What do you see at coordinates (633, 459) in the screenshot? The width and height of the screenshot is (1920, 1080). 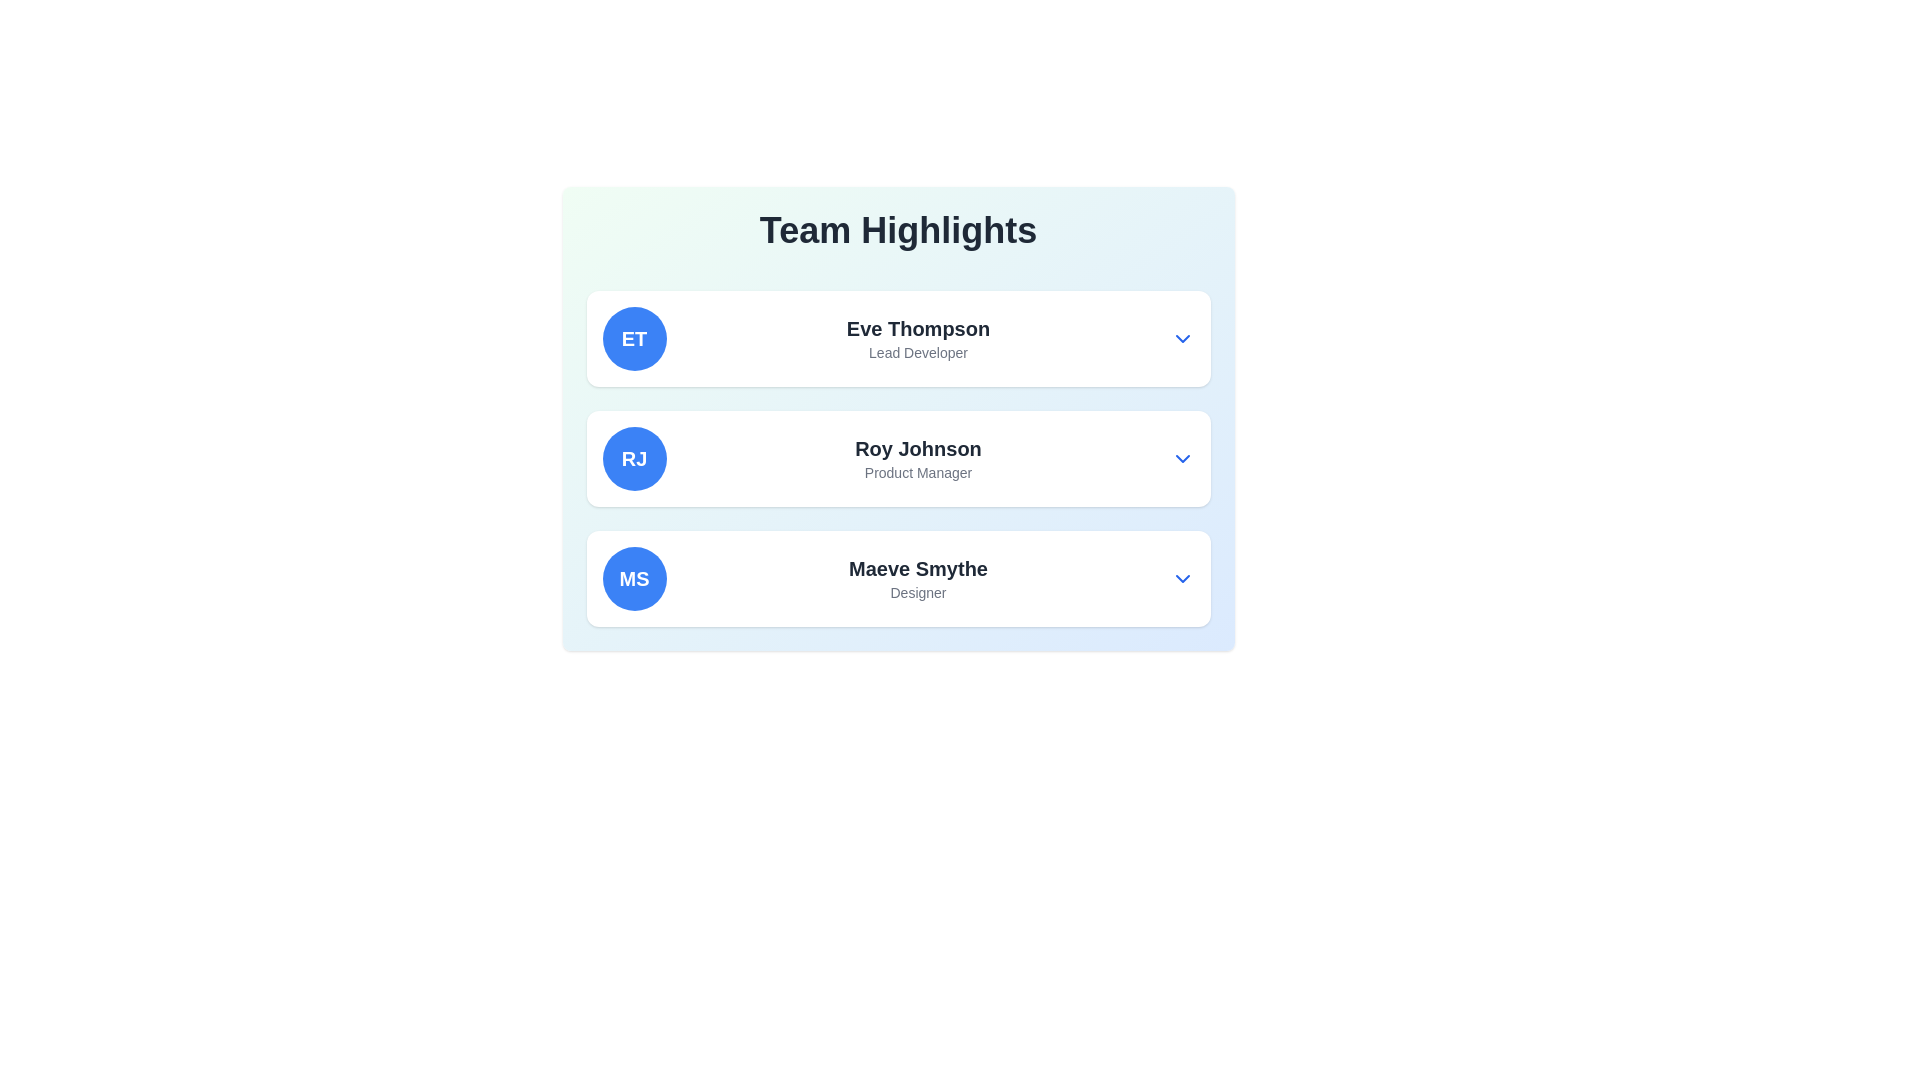 I see `the visual badge representing 'Roy Johnson', which serves as an avatar for distinguishing individuals in a list or group view` at bounding box center [633, 459].